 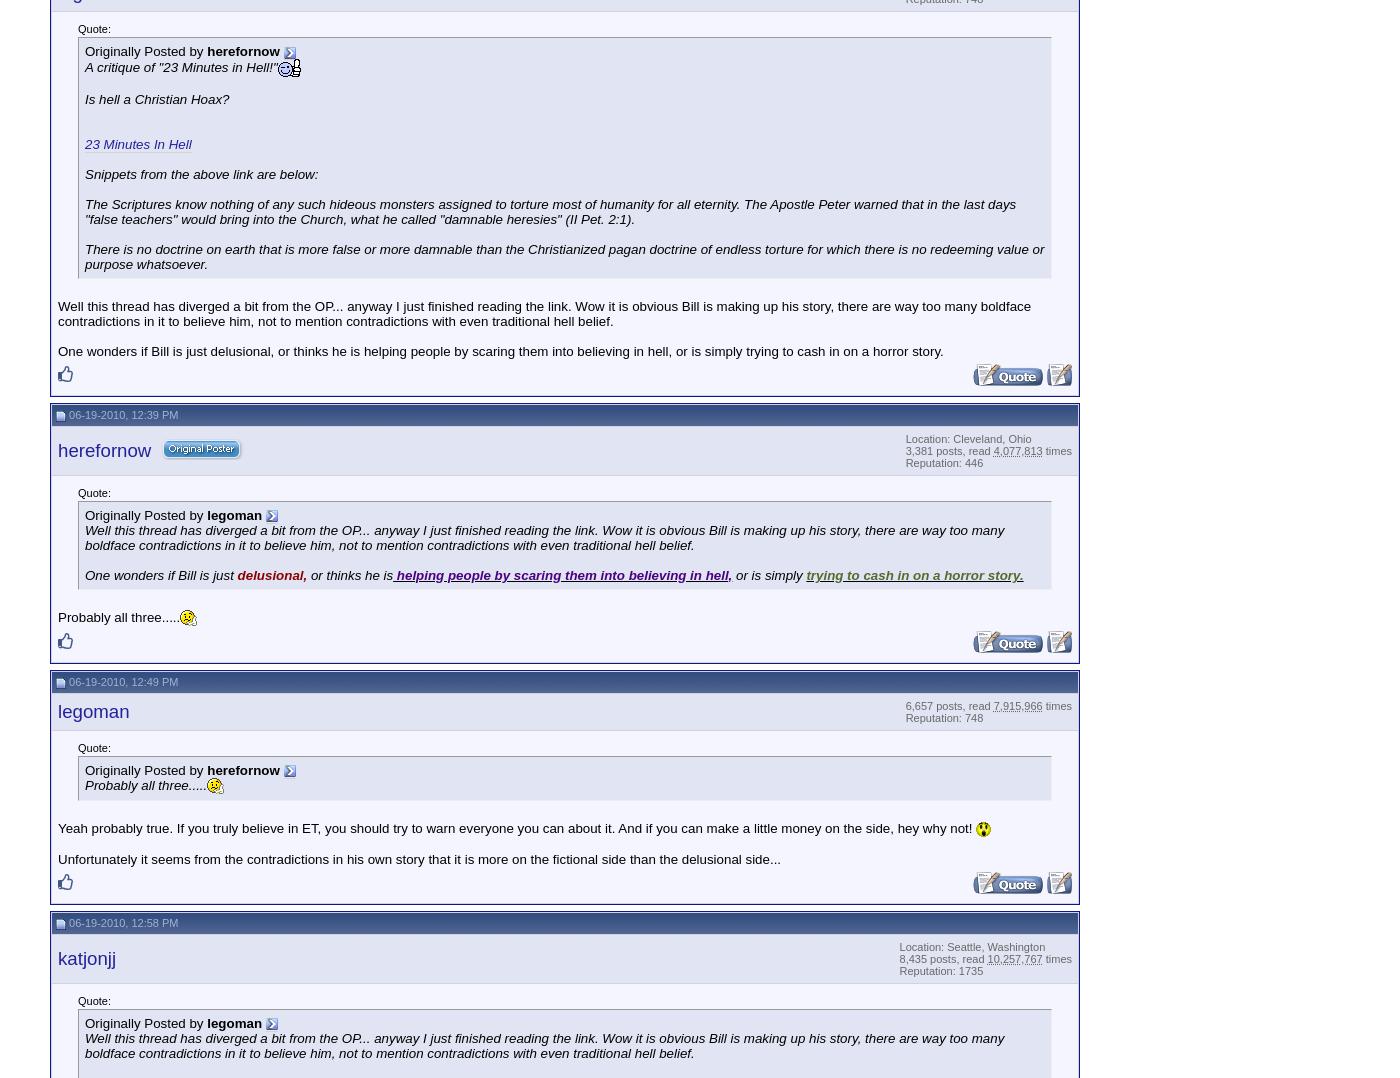 What do you see at coordinates (500, 351) in the screenshot?
I see `'One wonders if Bill is just delusional, or thinks he is helping people by scaring them into believing in hell, or is simply trying to cash in on a horror story.'` at bounding box center [500, 351].